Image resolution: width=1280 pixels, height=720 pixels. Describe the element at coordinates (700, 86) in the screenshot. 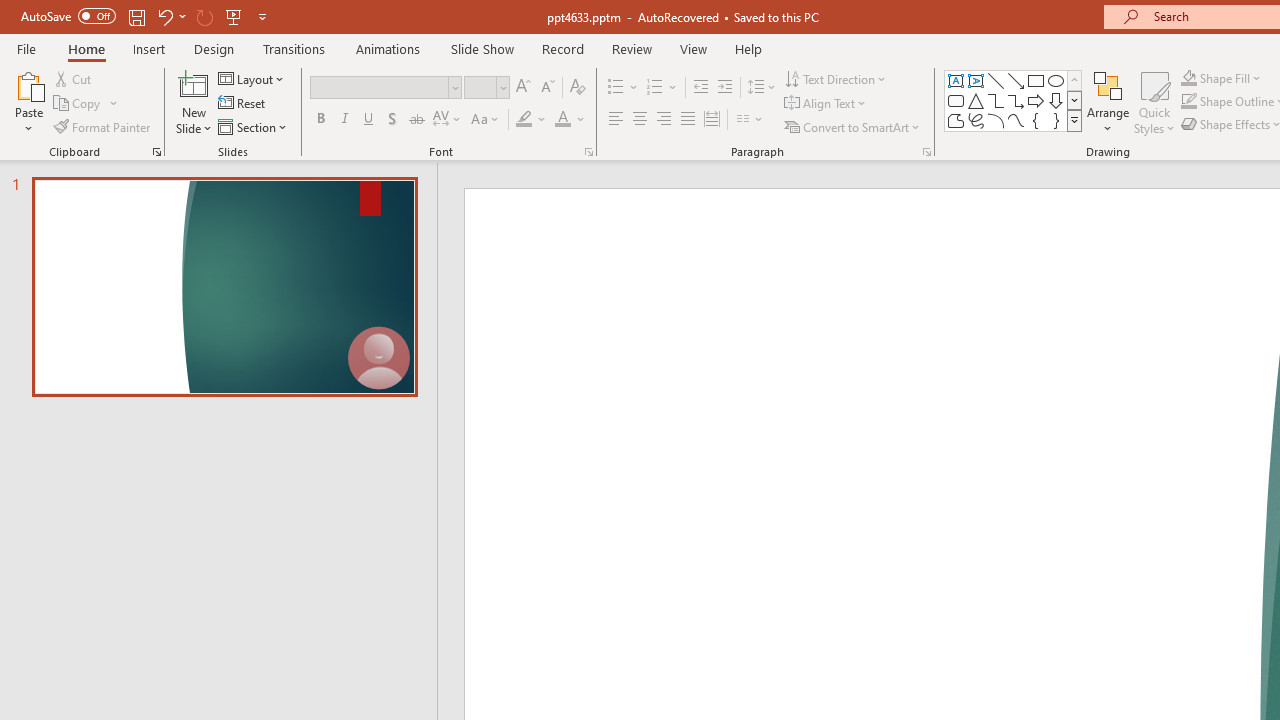

I see `'Decrease Indent'` at that location.